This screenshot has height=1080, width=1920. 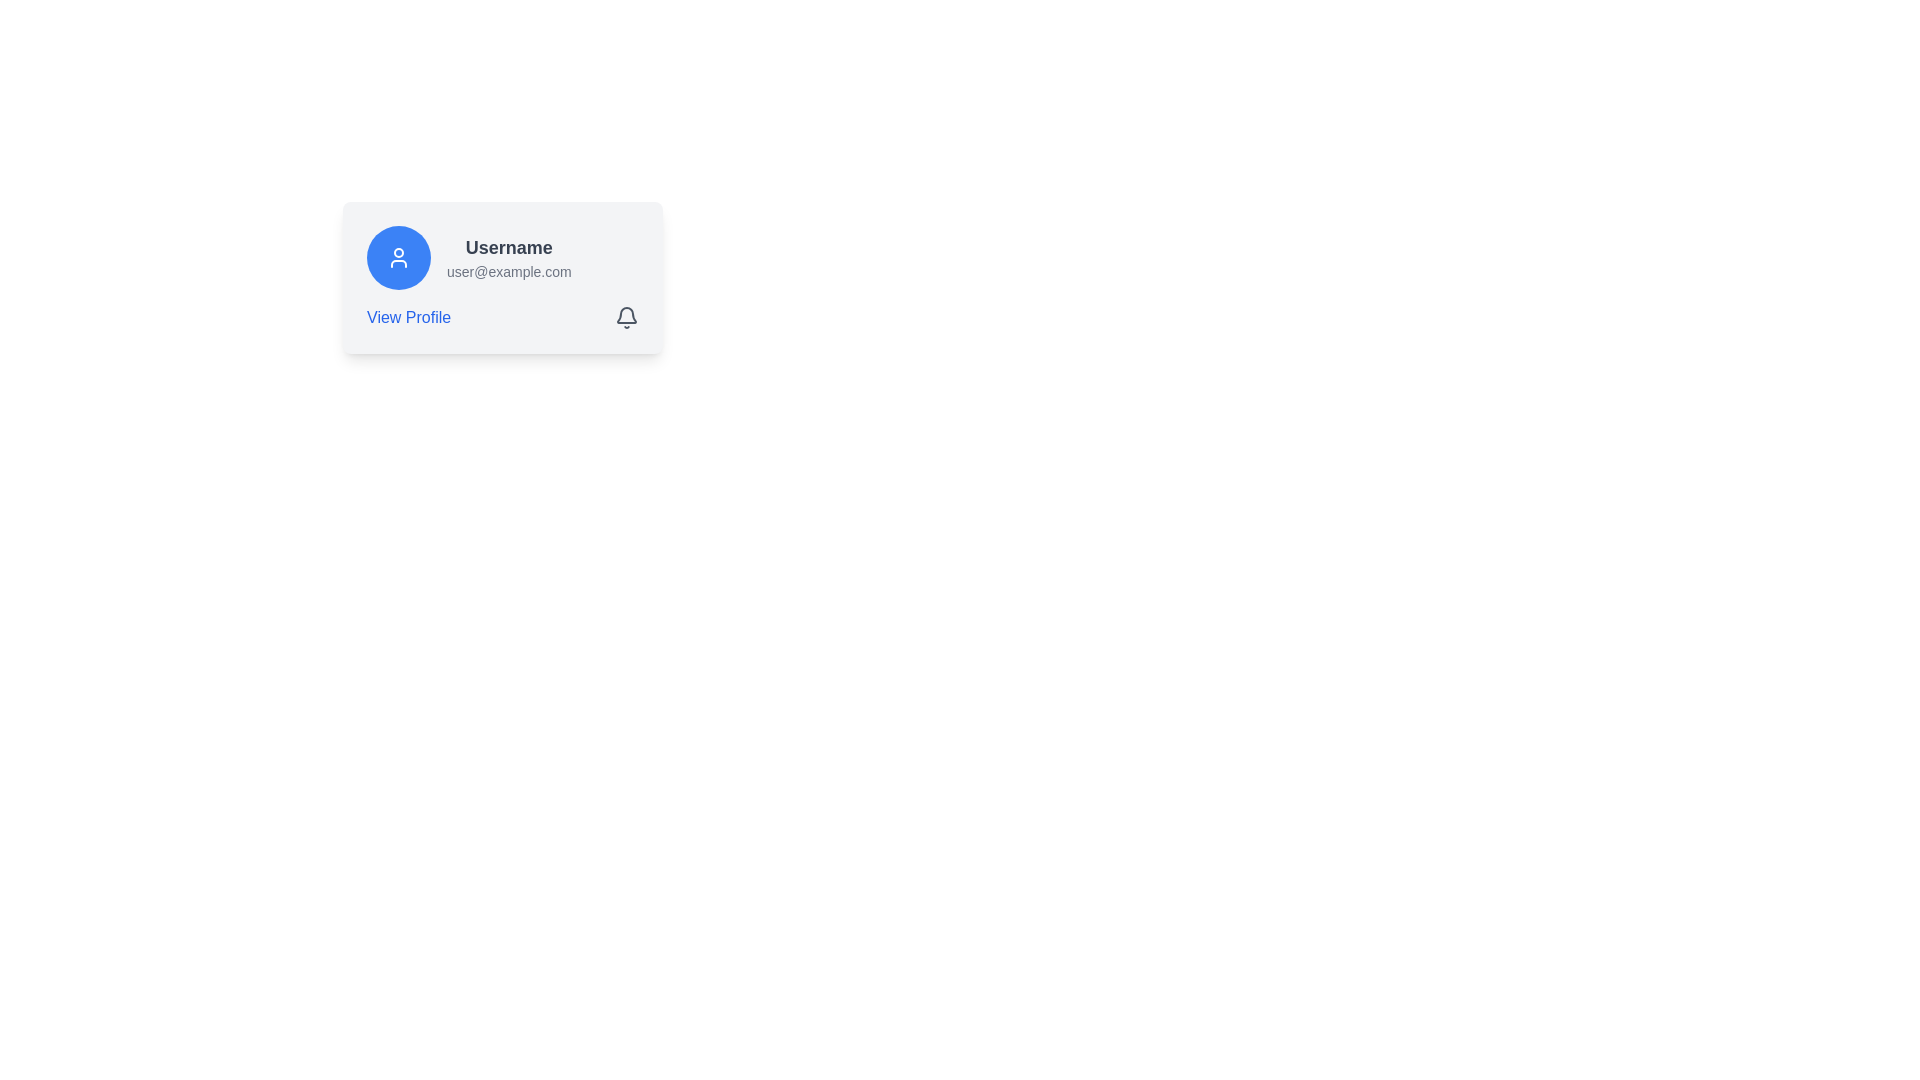 I want to click on the text link labeled 'View Profile', so click(x=408, y=316).